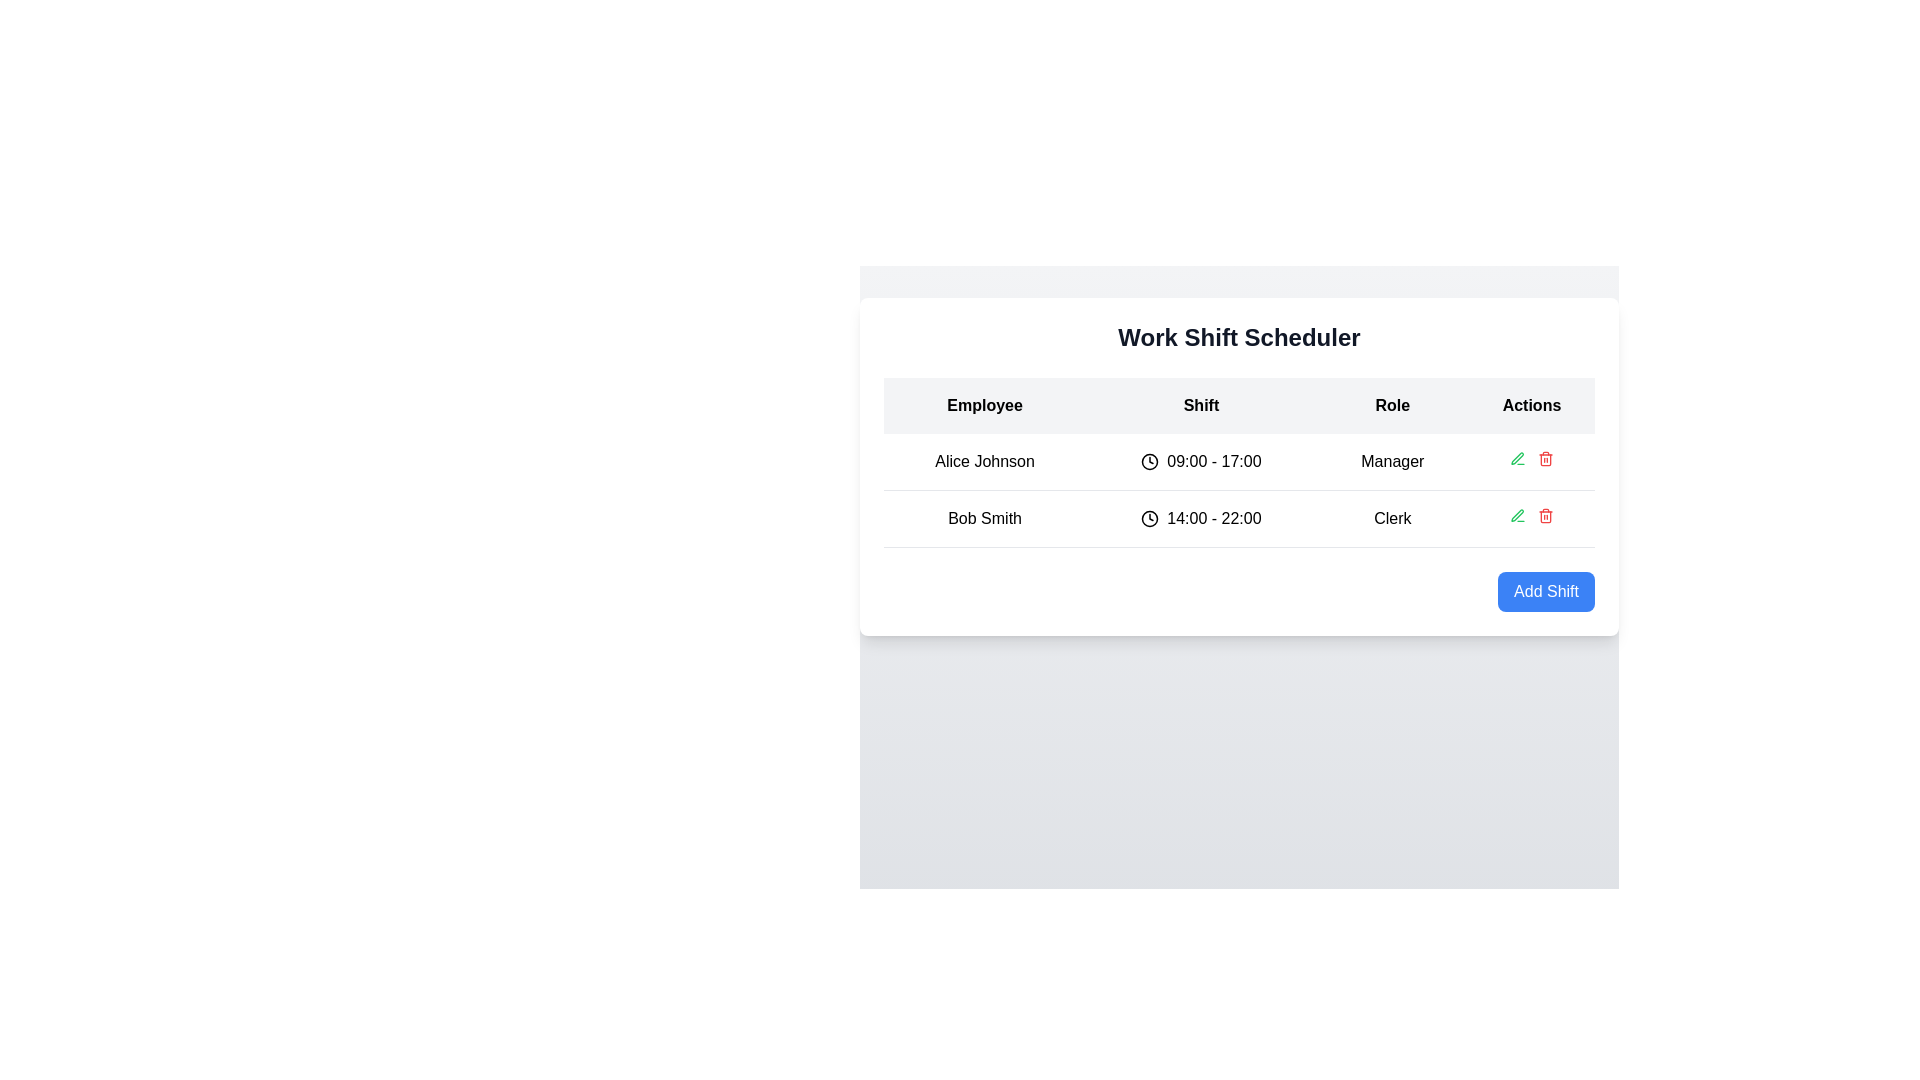  Describe the element at coordinates (985, 462) in the screenshot. I see `the text label displaying 'Alice Johnson' located in the first row of the table under the 'Employee' column` at that location.